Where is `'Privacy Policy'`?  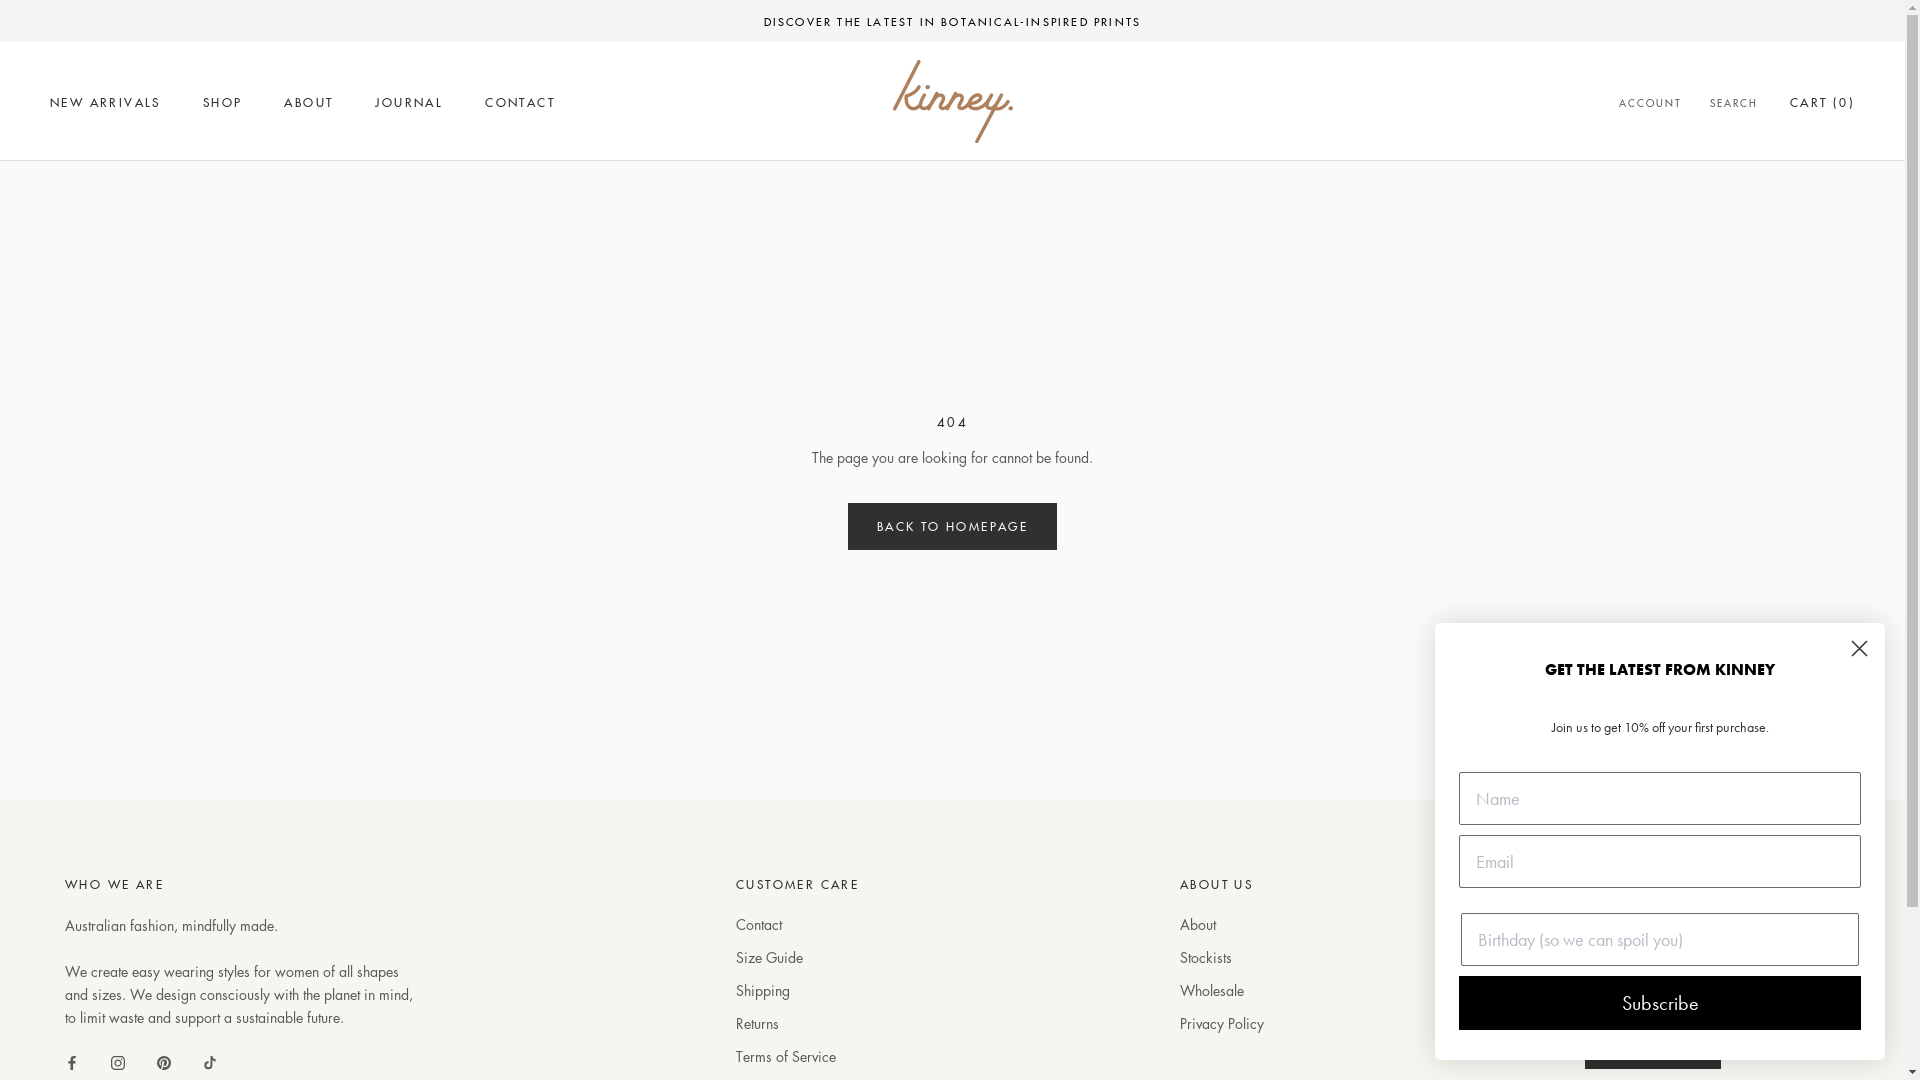 'Privacy Policy' is located at coordinates (1221, 1023).